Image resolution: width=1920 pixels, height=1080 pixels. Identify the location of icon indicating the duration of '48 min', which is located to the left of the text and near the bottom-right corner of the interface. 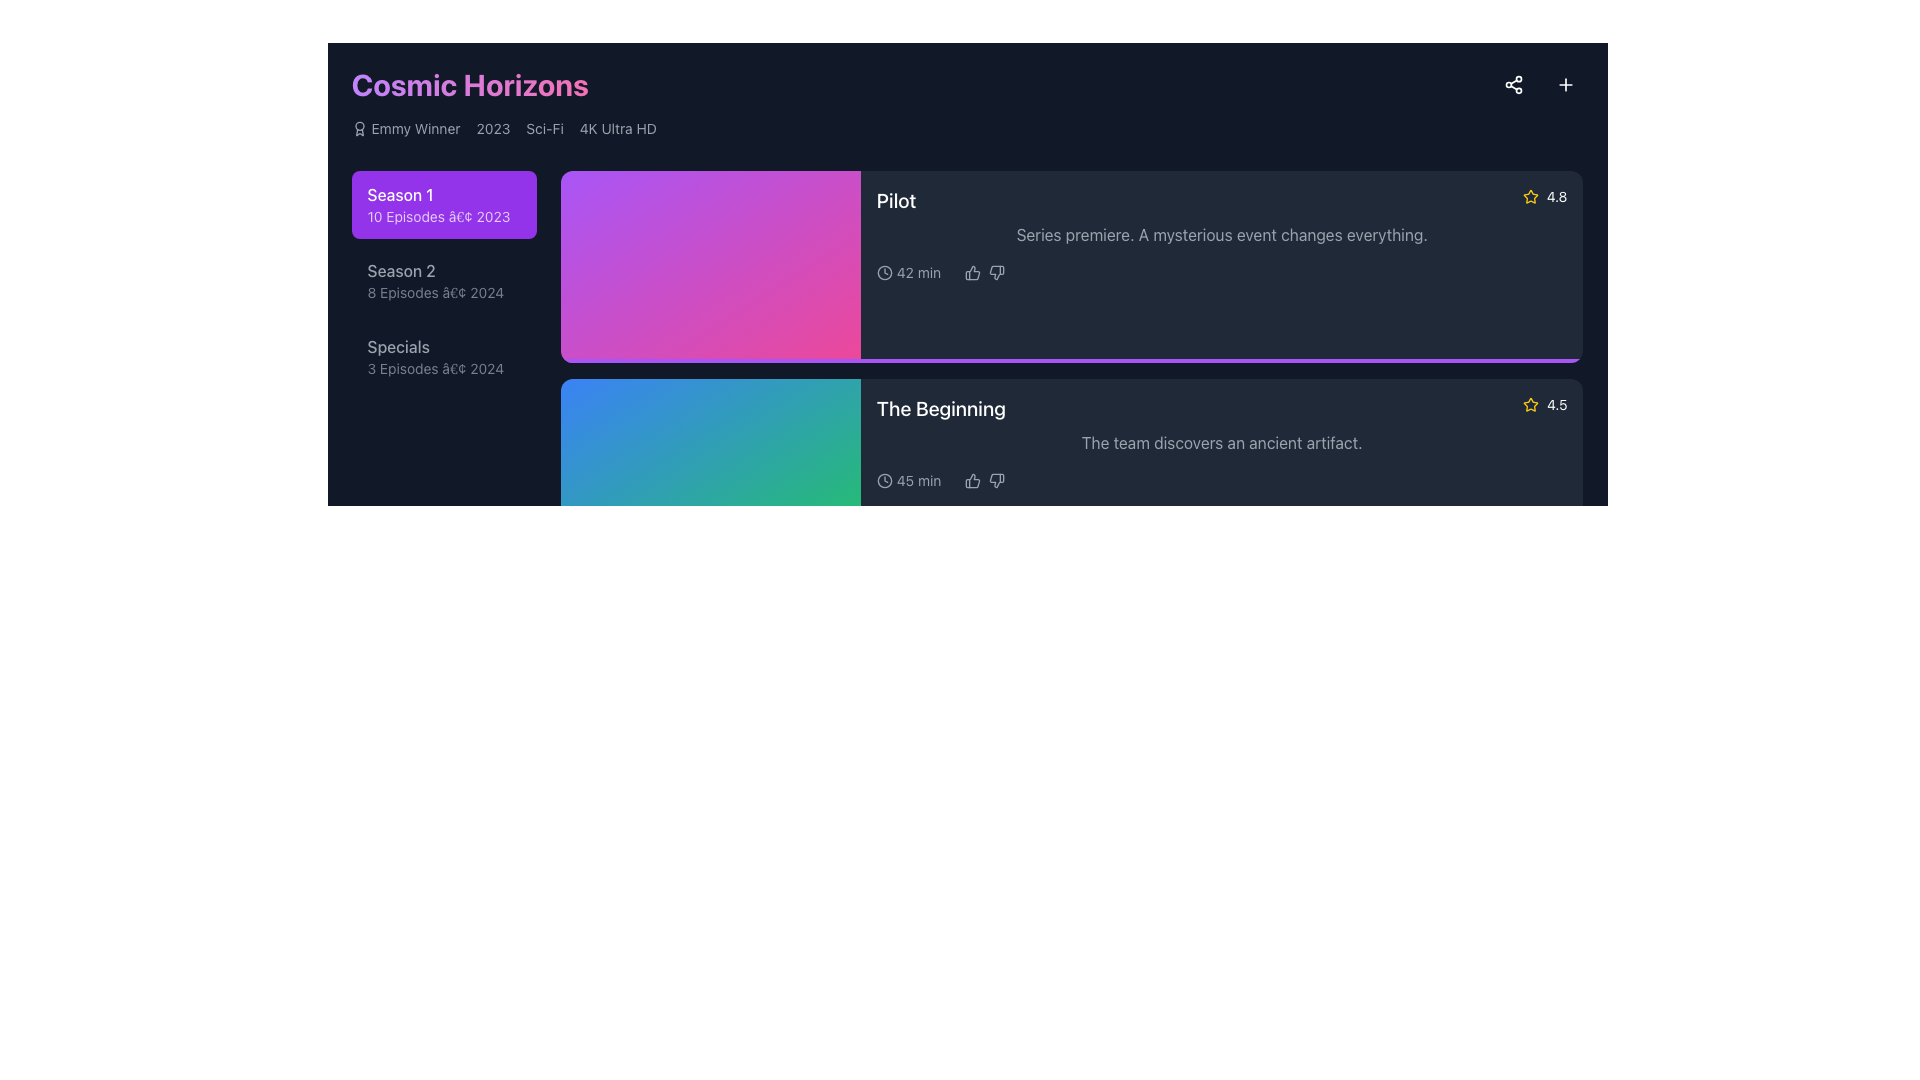
(883, 688).